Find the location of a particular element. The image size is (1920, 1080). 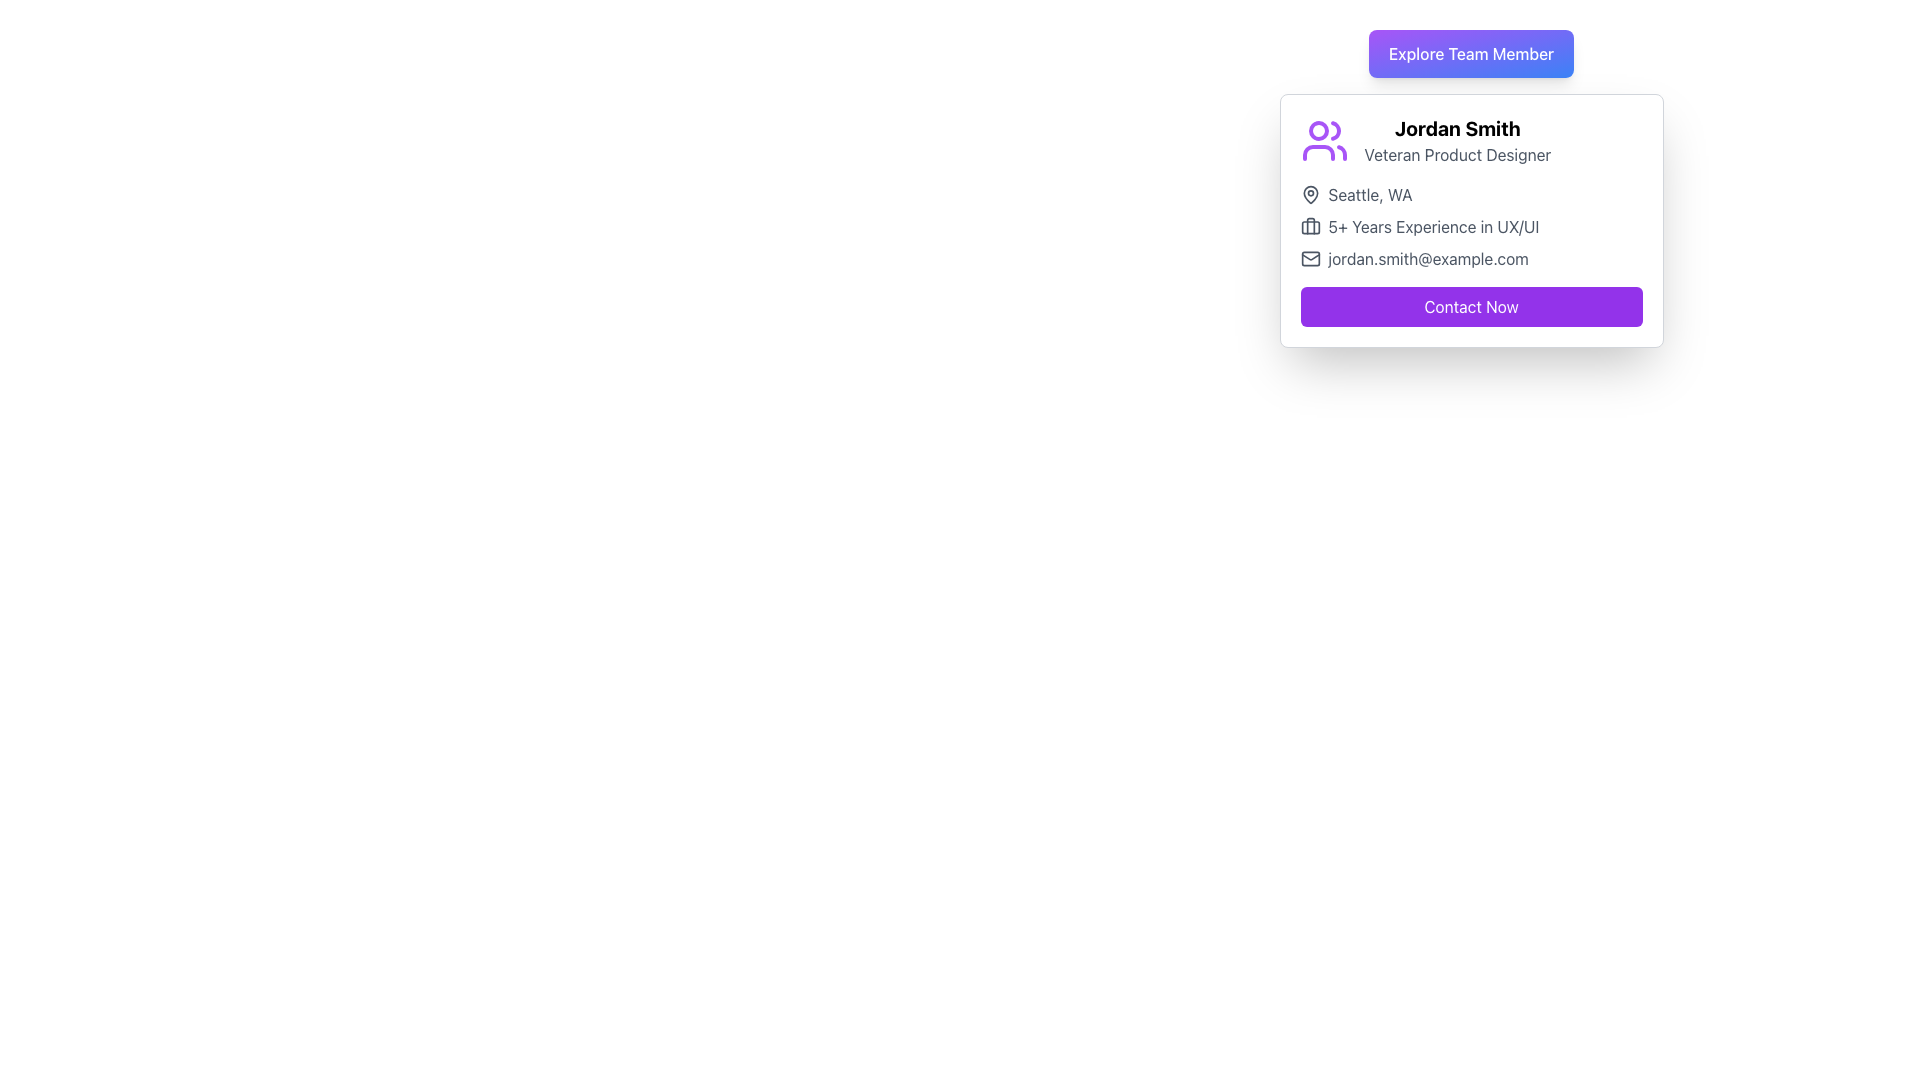

the Text Label displaying the email address, which is located below 'Seattle, WA' and '5+ Years Experience in UX/UI', and is aligned with an envelope icon to its left is located at coordinates (1471, 257).